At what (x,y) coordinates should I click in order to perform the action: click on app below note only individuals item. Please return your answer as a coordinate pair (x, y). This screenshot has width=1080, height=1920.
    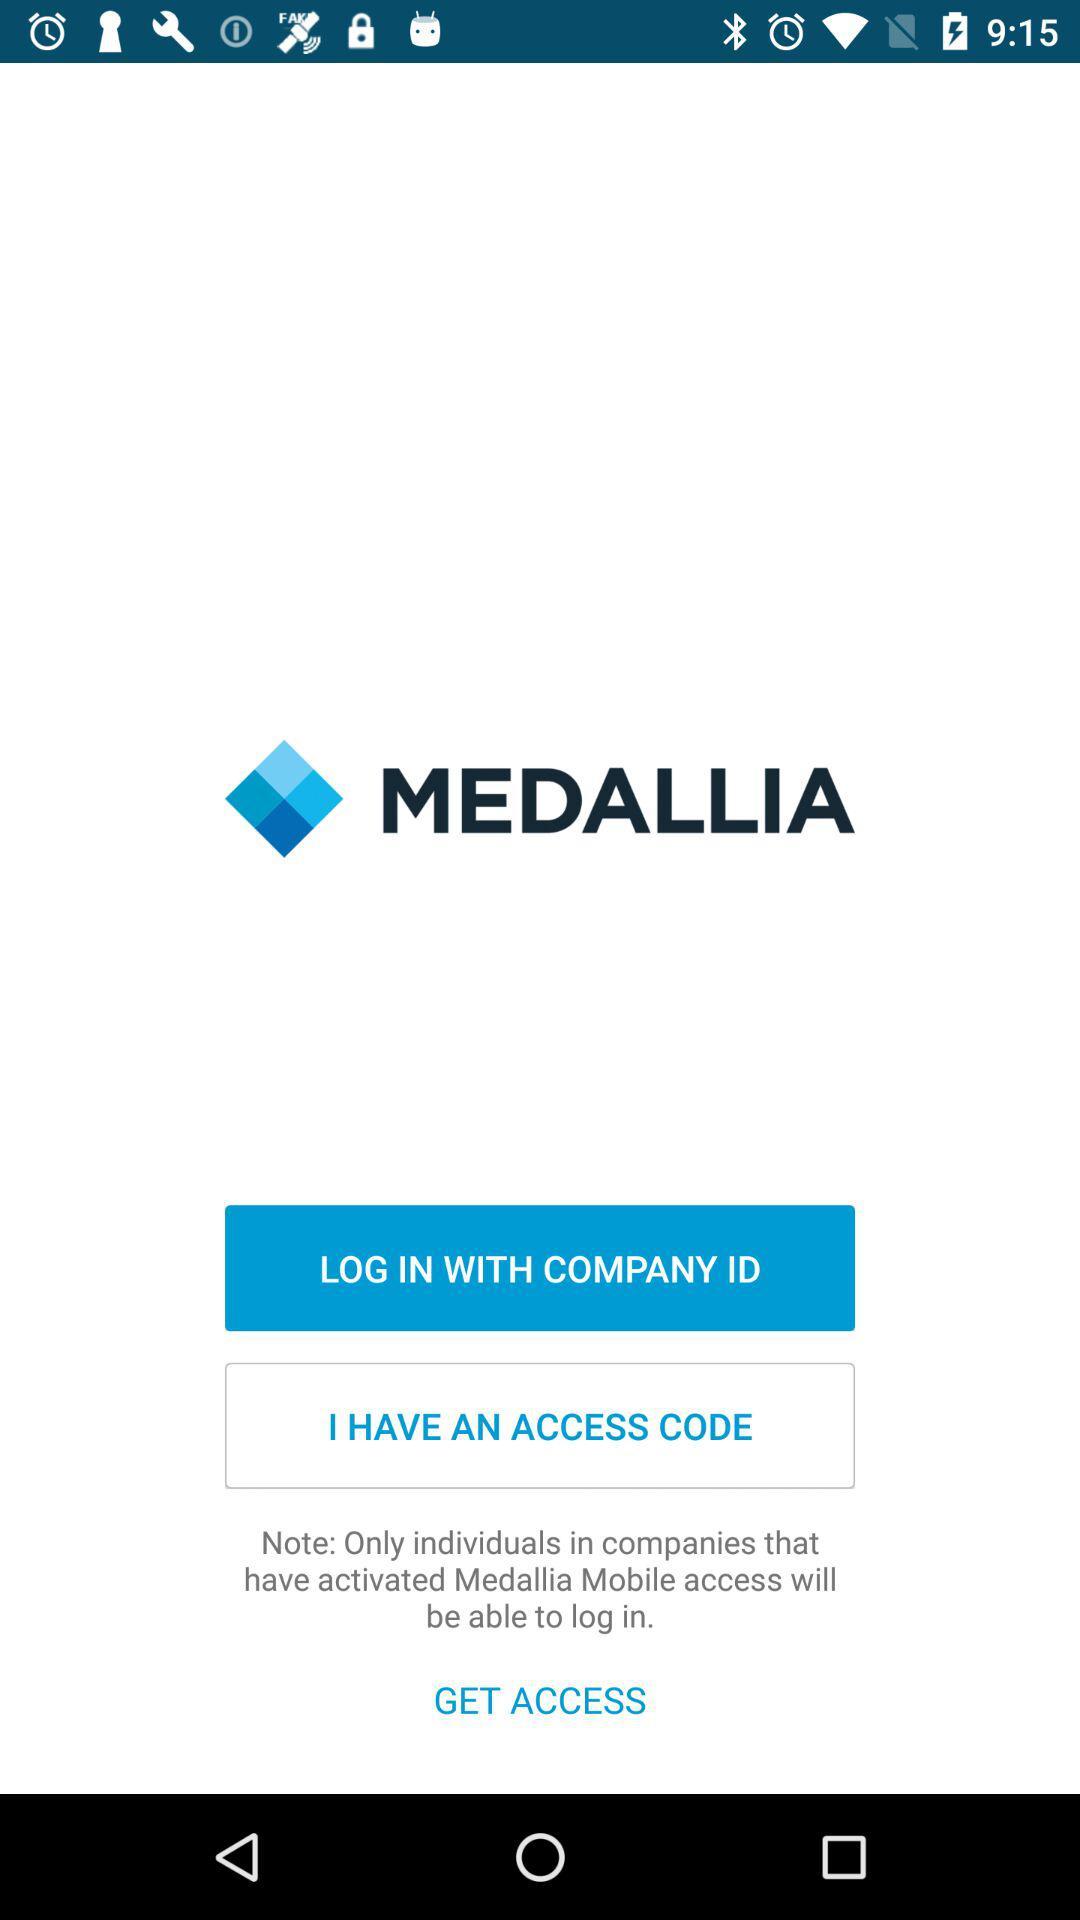
    Looking at the image, I should click on (540, 1698).